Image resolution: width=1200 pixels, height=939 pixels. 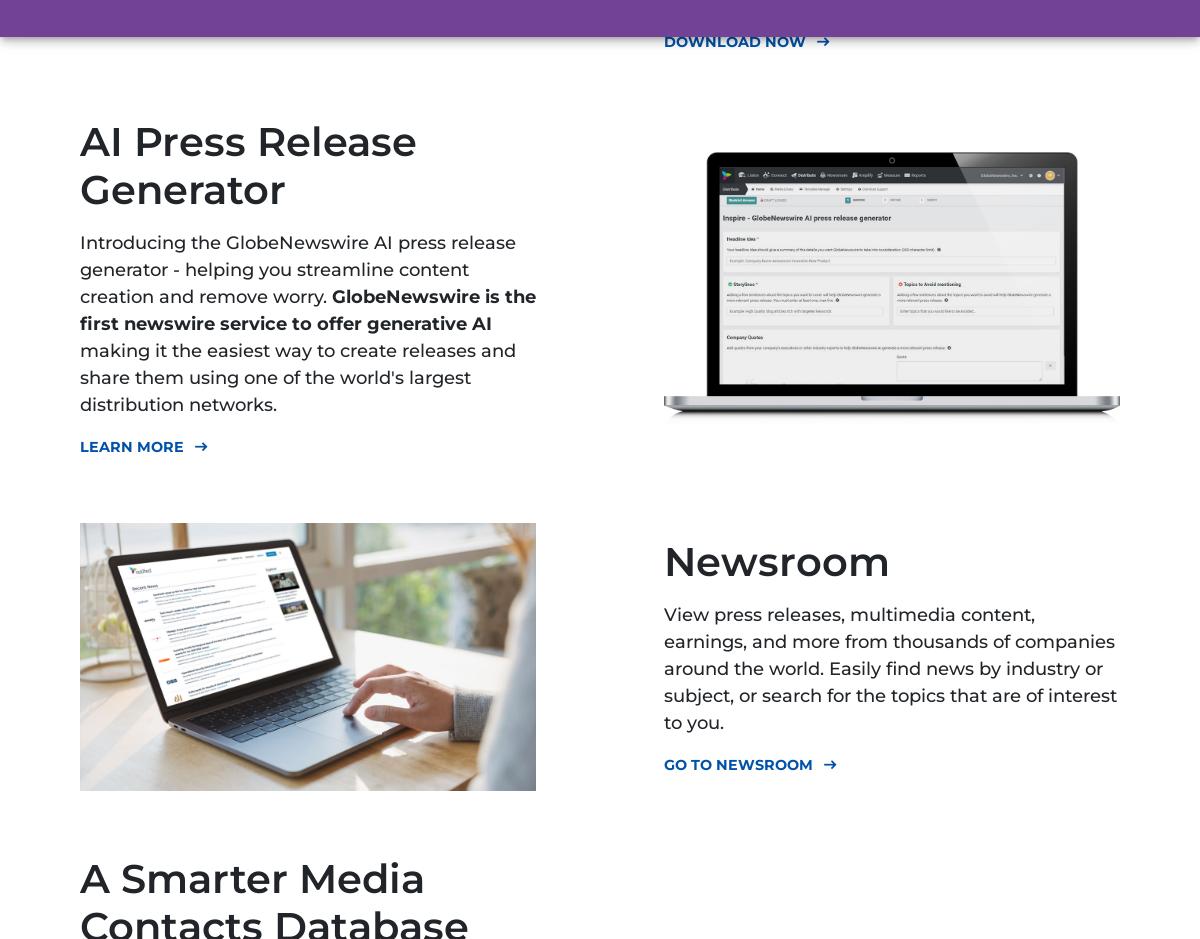 I want to click on 'Download Now', so click(x=735, y=40).